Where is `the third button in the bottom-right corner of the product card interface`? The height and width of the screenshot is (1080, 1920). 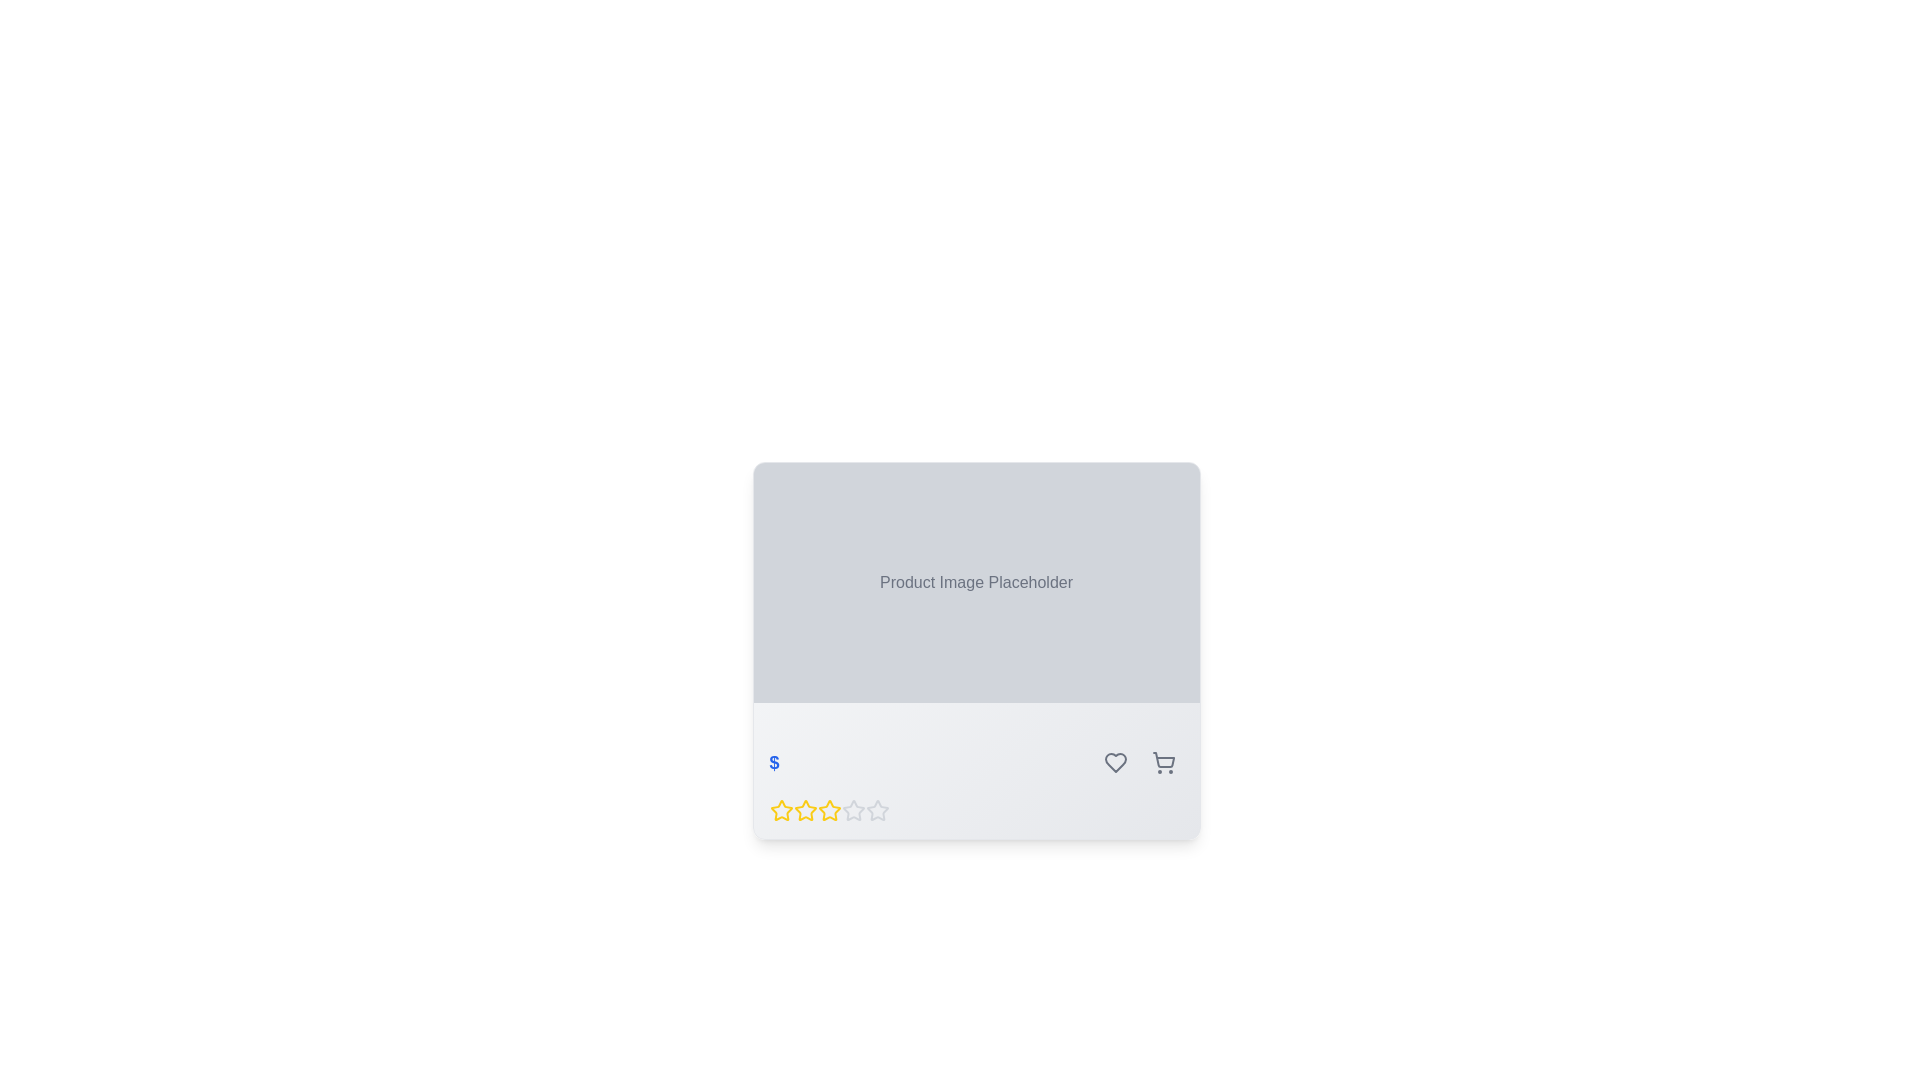
the third button in the bottom-right corner of the product card interface is located at coordinates (1163, 763).